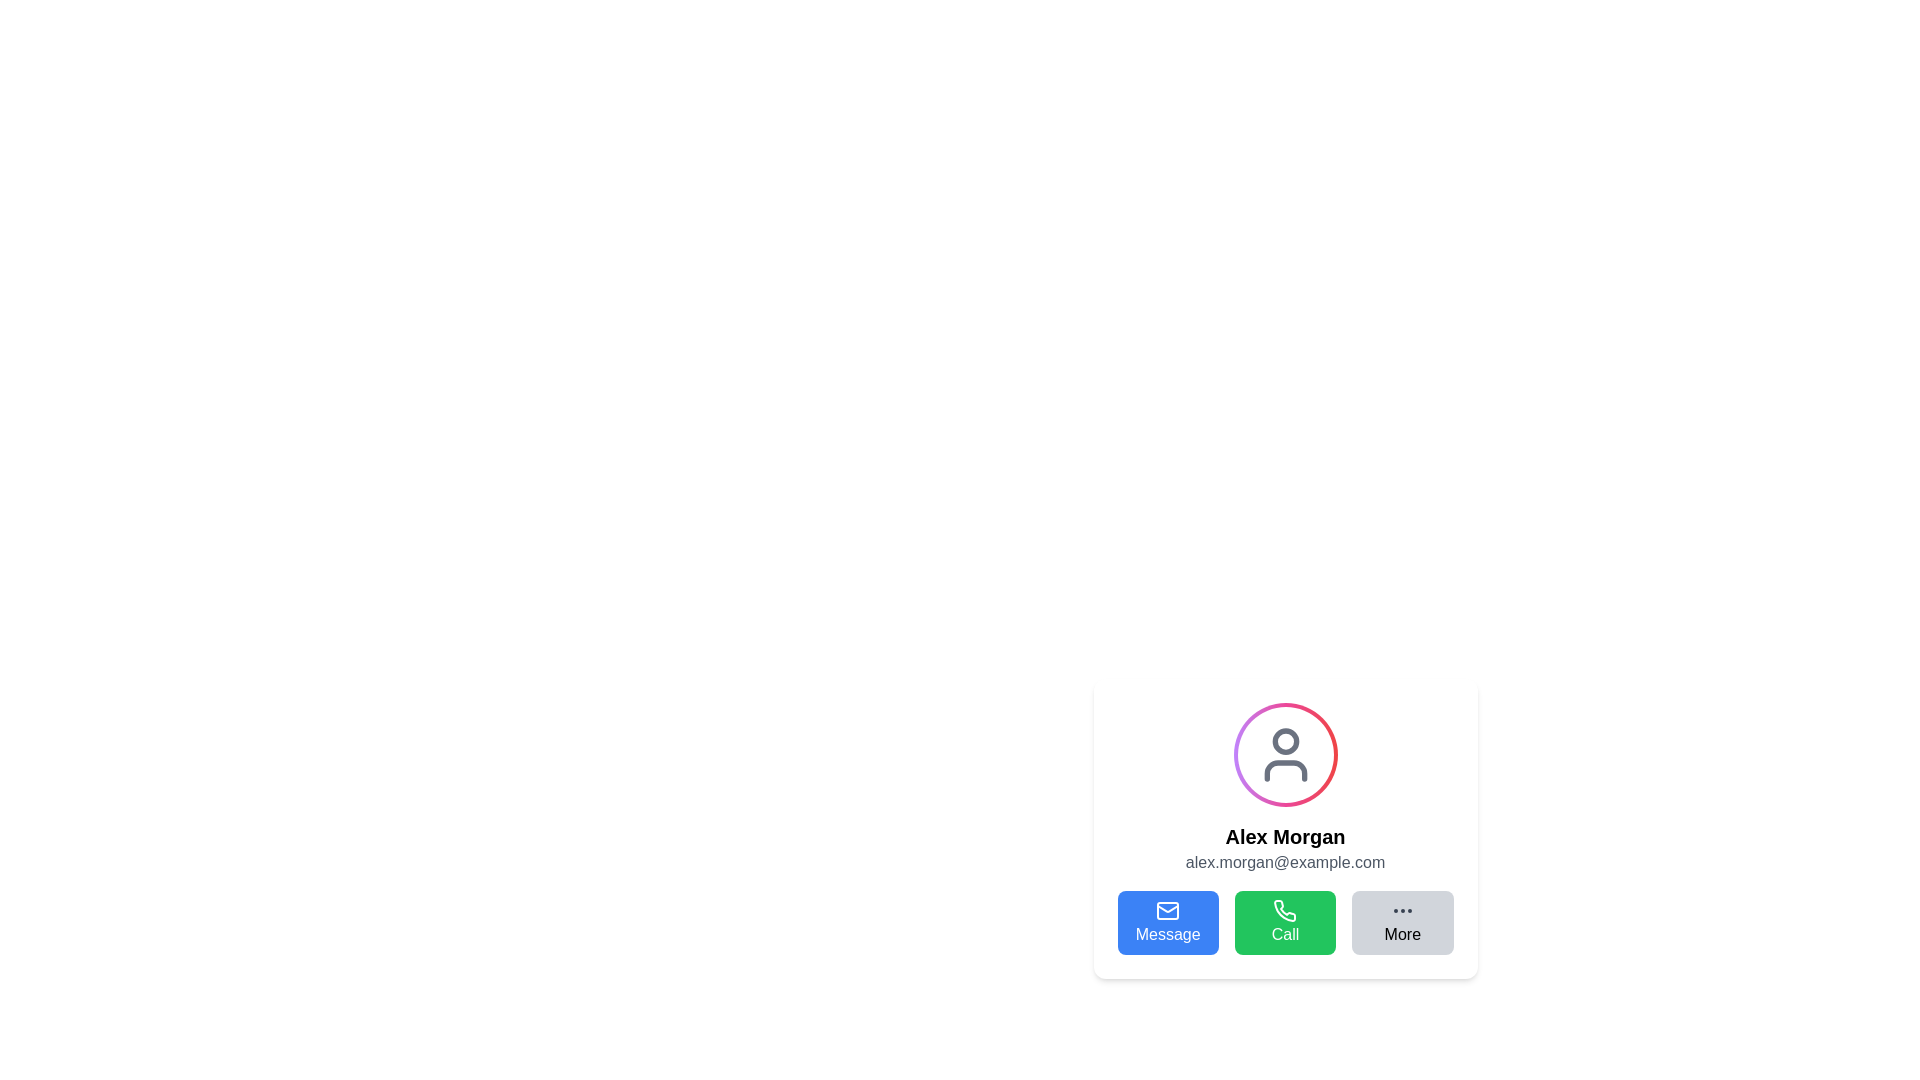  I want to click on the minimalist mail icon located above the 'Message' text button to trigger a tooltip or visual feedback, so click(1168, 910).